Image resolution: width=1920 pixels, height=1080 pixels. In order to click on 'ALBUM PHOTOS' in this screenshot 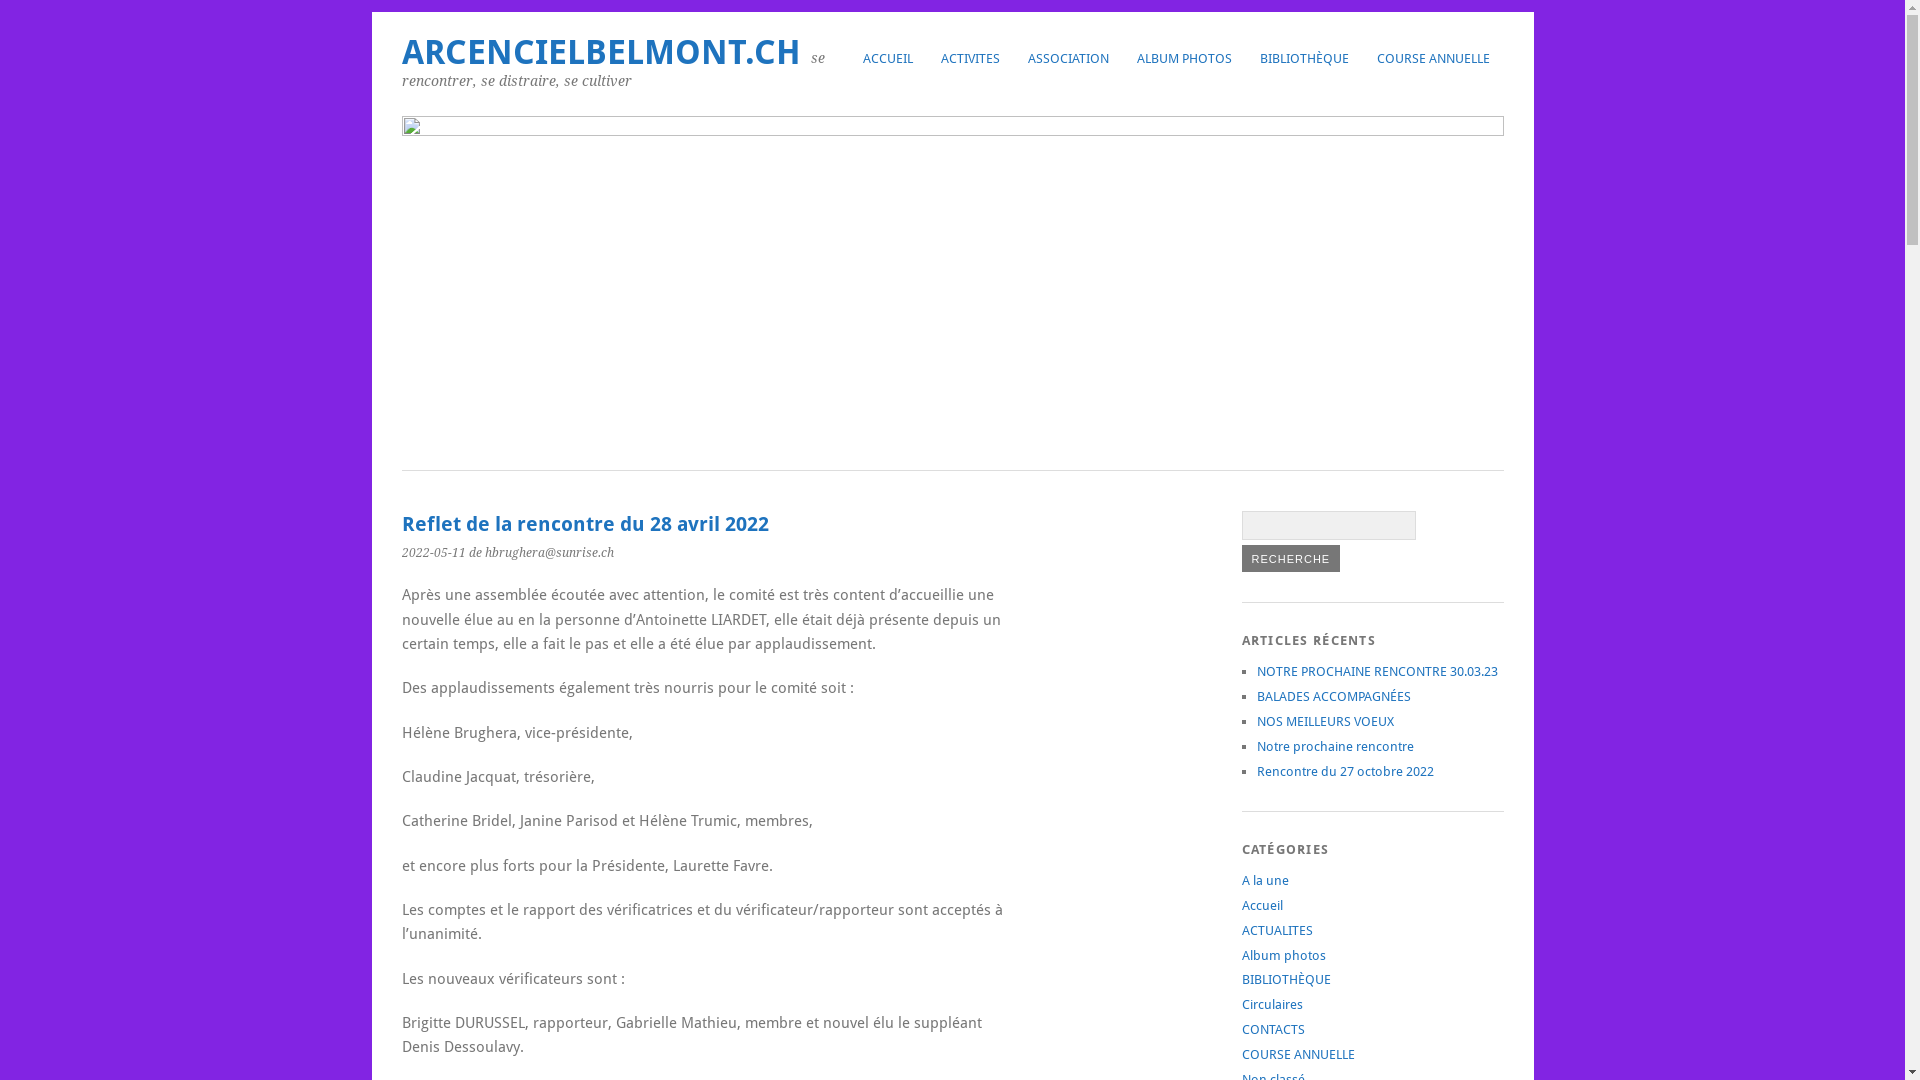, I will do `click(1183, 57)`.